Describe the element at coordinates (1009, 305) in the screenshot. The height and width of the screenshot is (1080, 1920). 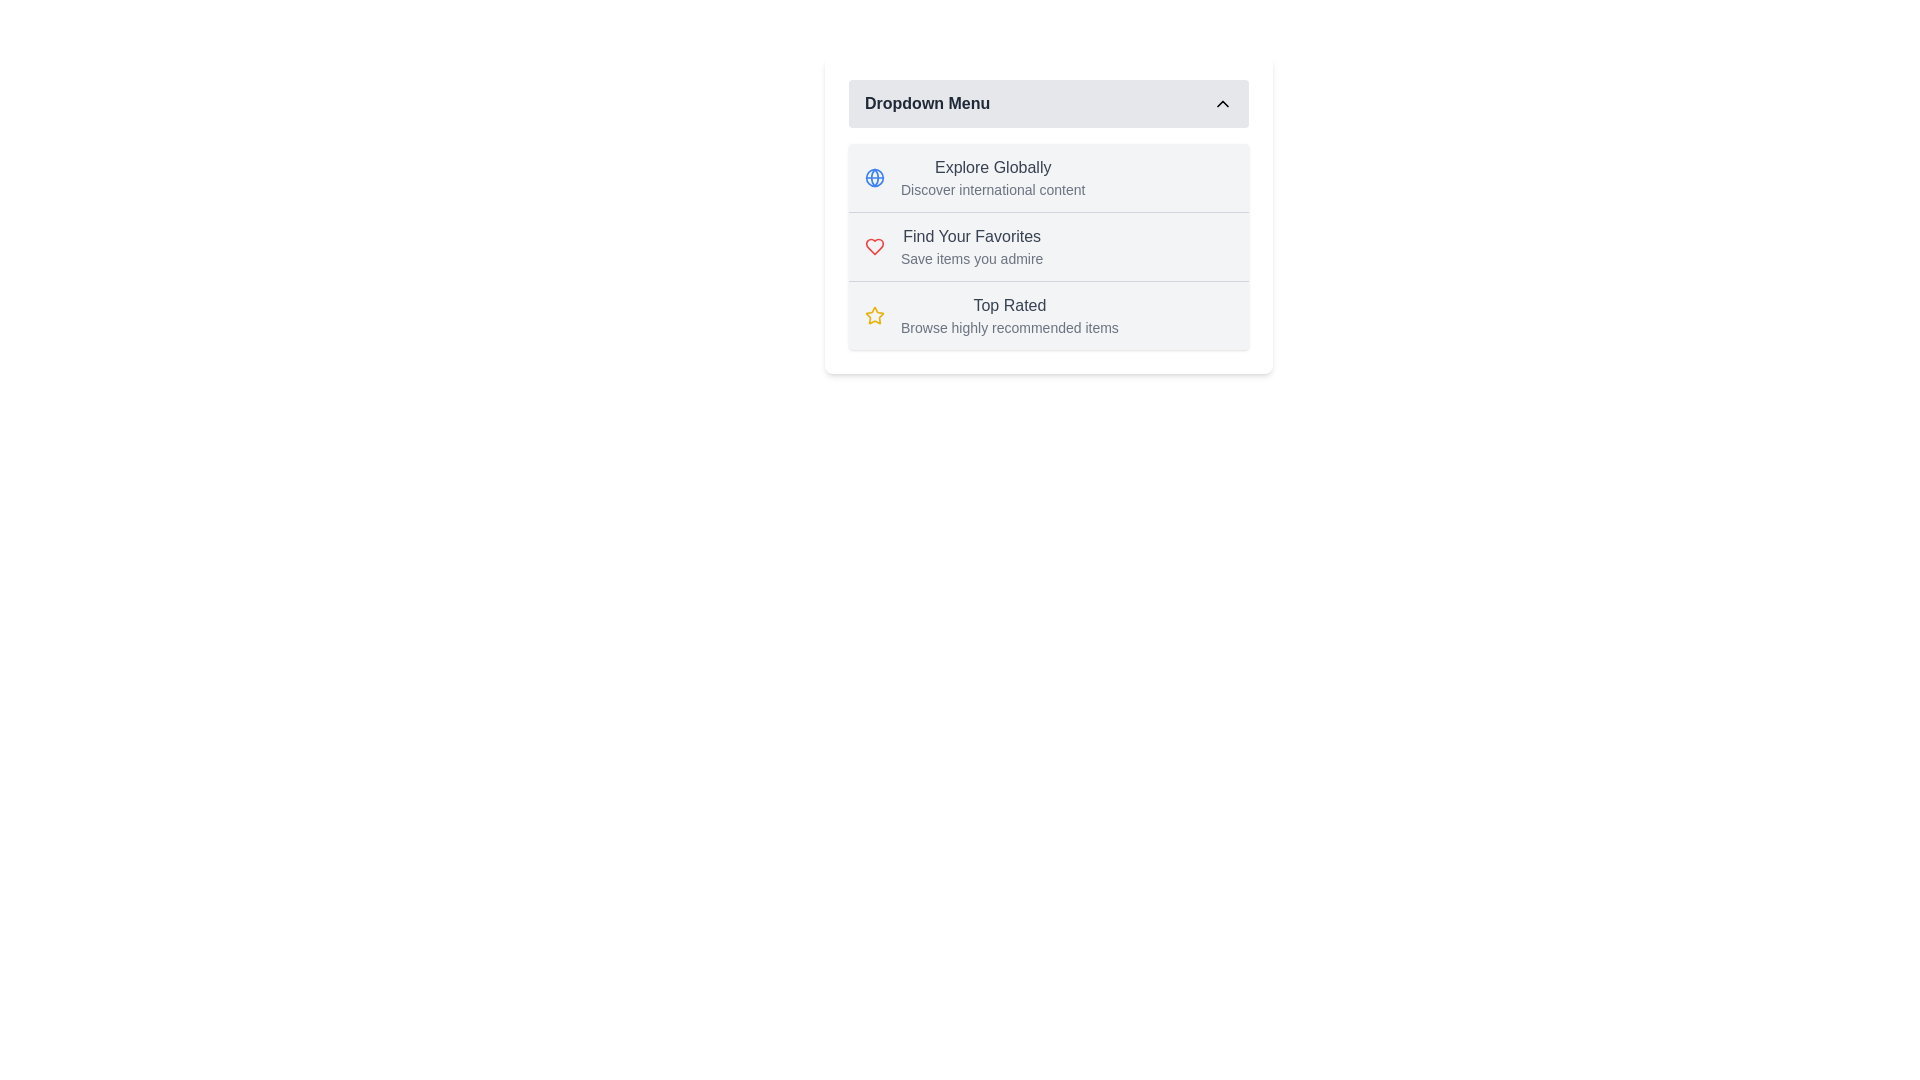
I see `the Text Label displaying the title for the associated menu option` at that location.